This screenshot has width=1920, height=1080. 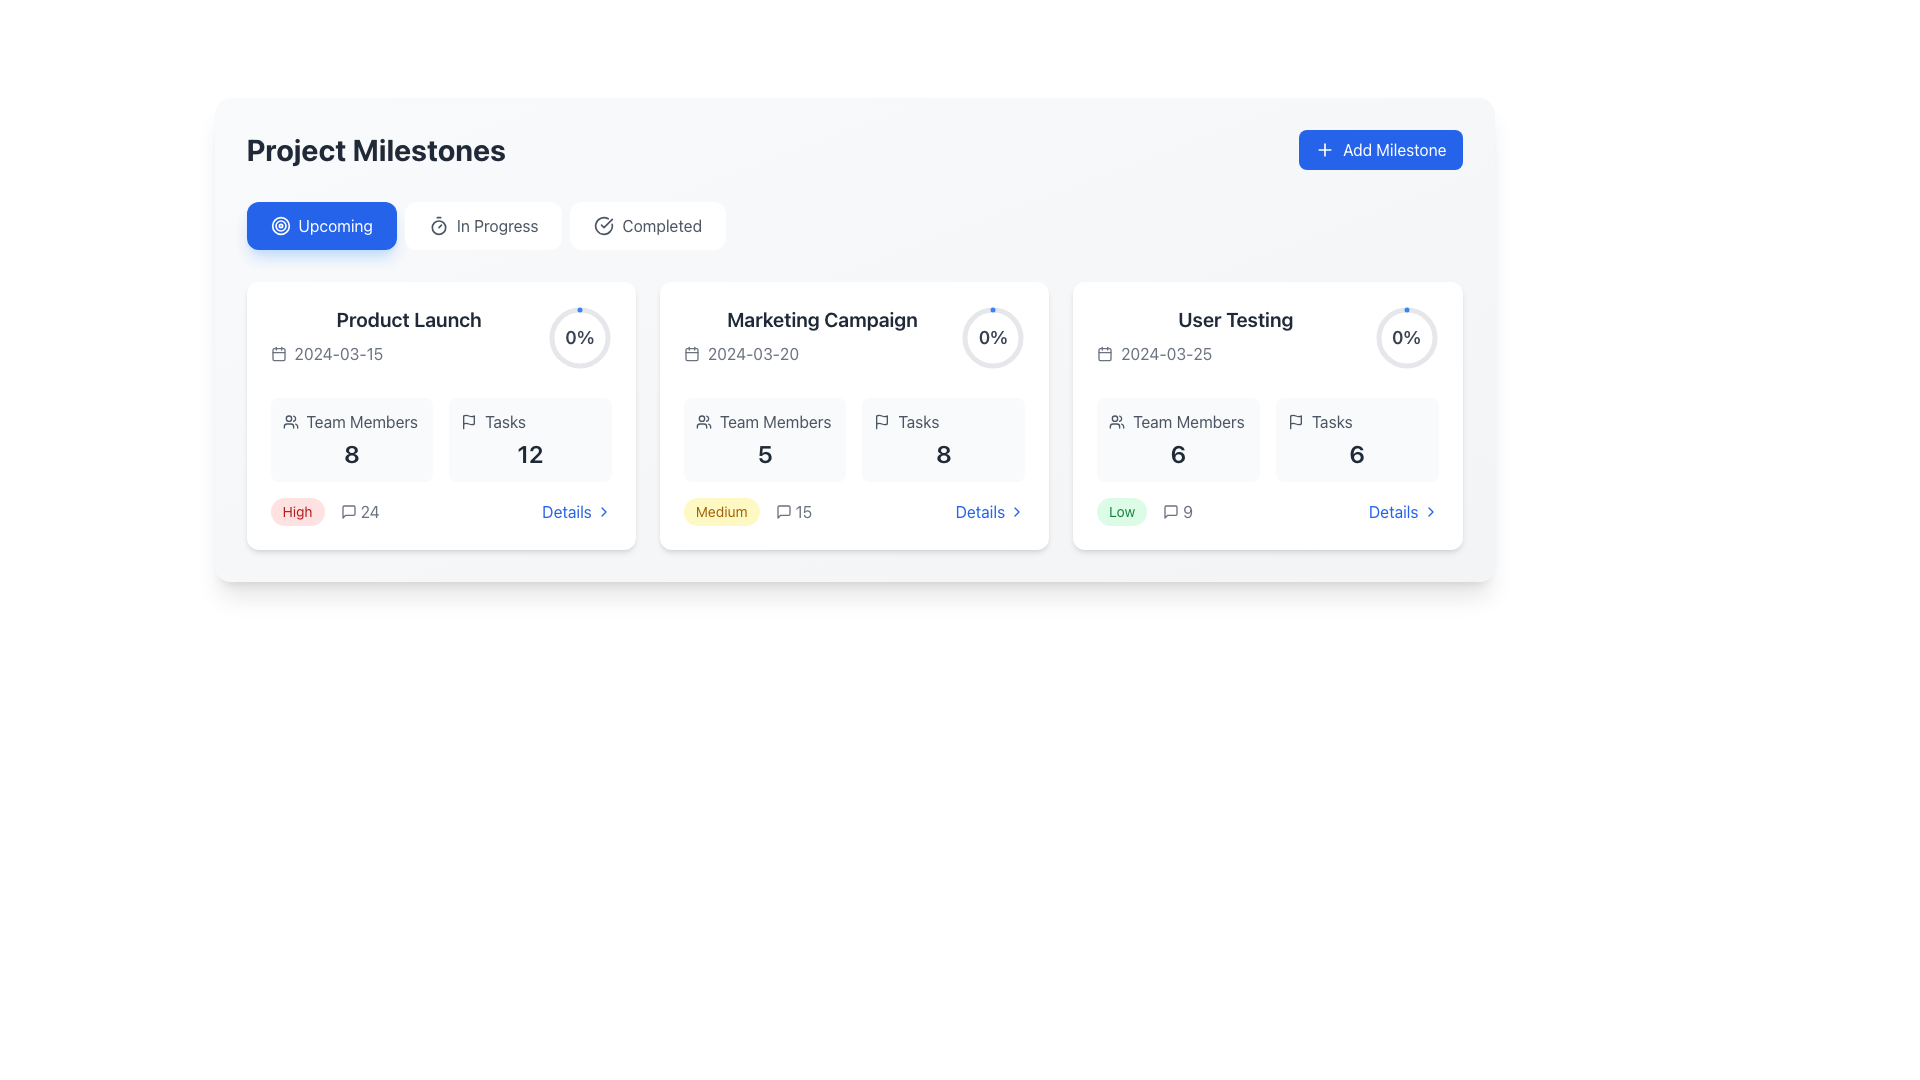 What do you see at coordinates (1234, 319) in the screenshot?
I see `the bold text header 'User Testing', which is prominently styled as the title of a section, located in the last card of the grid layout` at bounding box center [1234, 319].